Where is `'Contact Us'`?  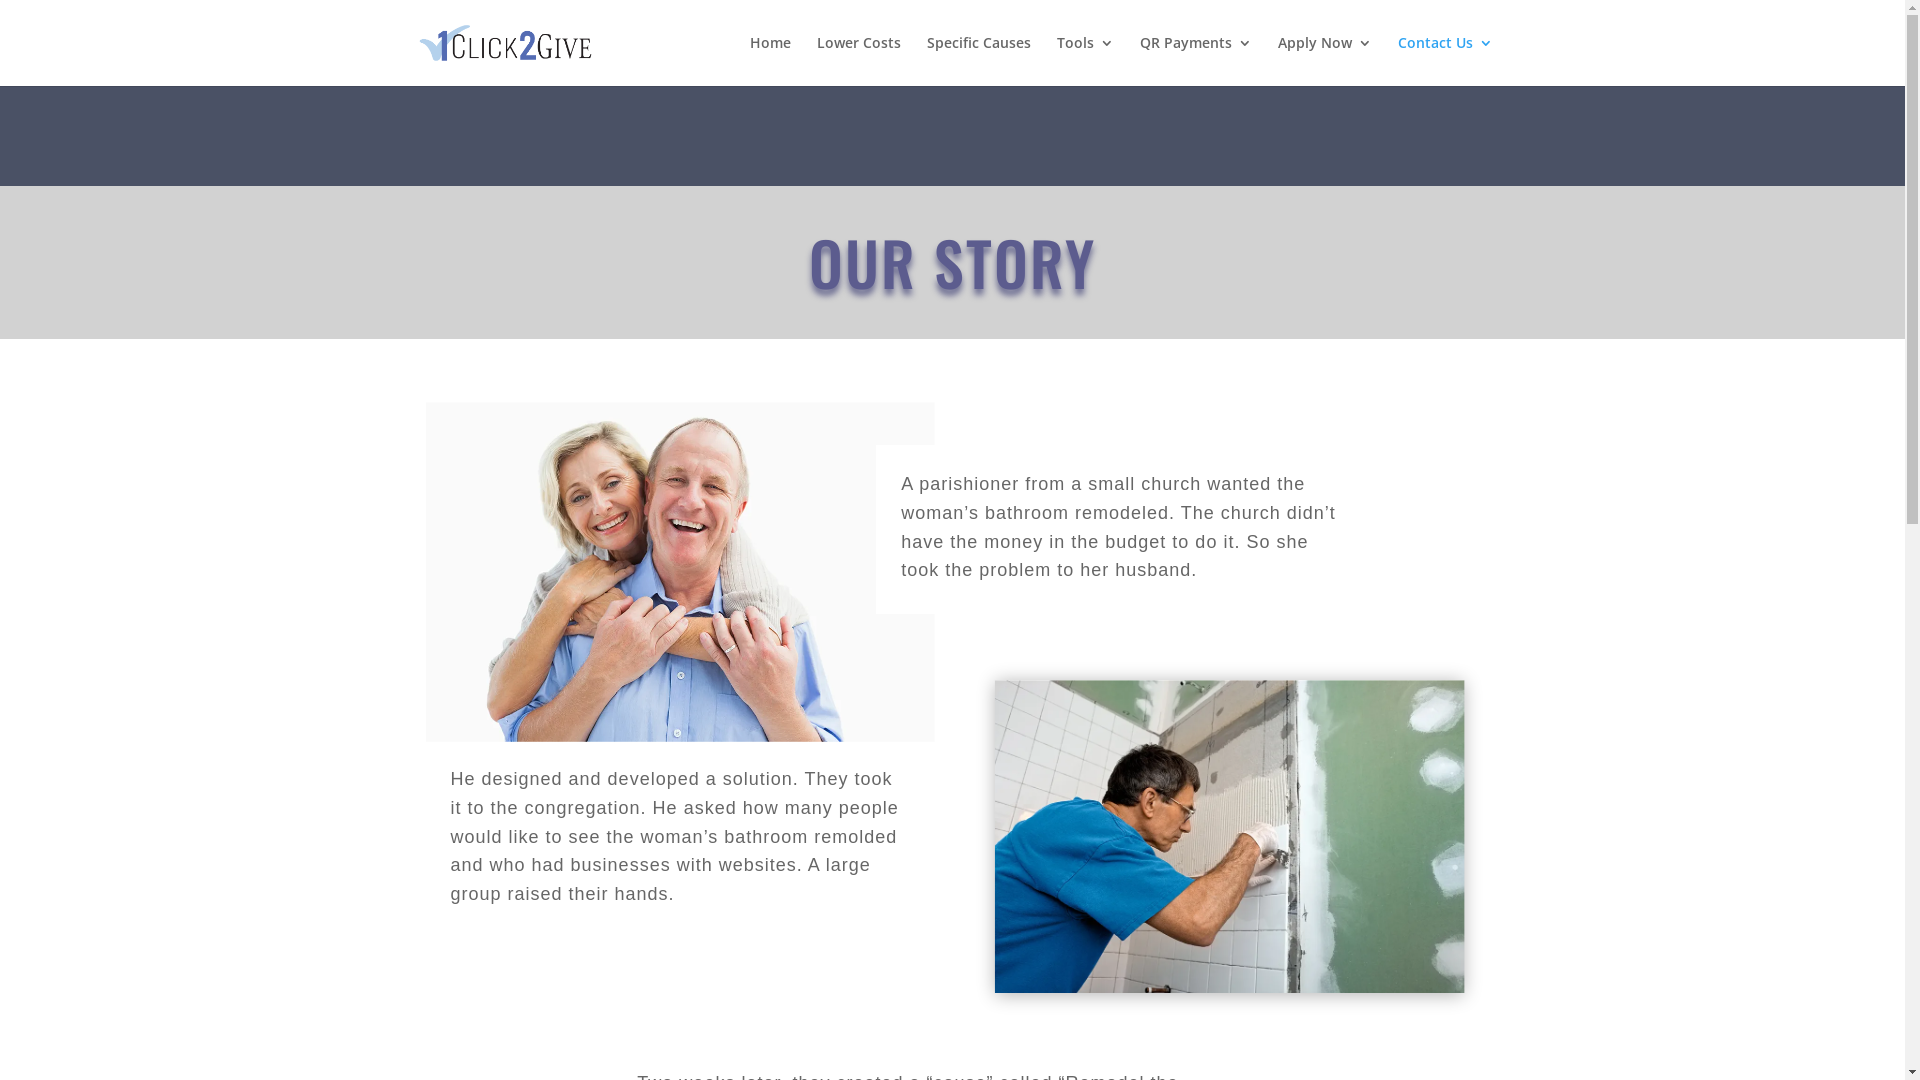 'Contact Us' is located at coordinates (1445, 60).